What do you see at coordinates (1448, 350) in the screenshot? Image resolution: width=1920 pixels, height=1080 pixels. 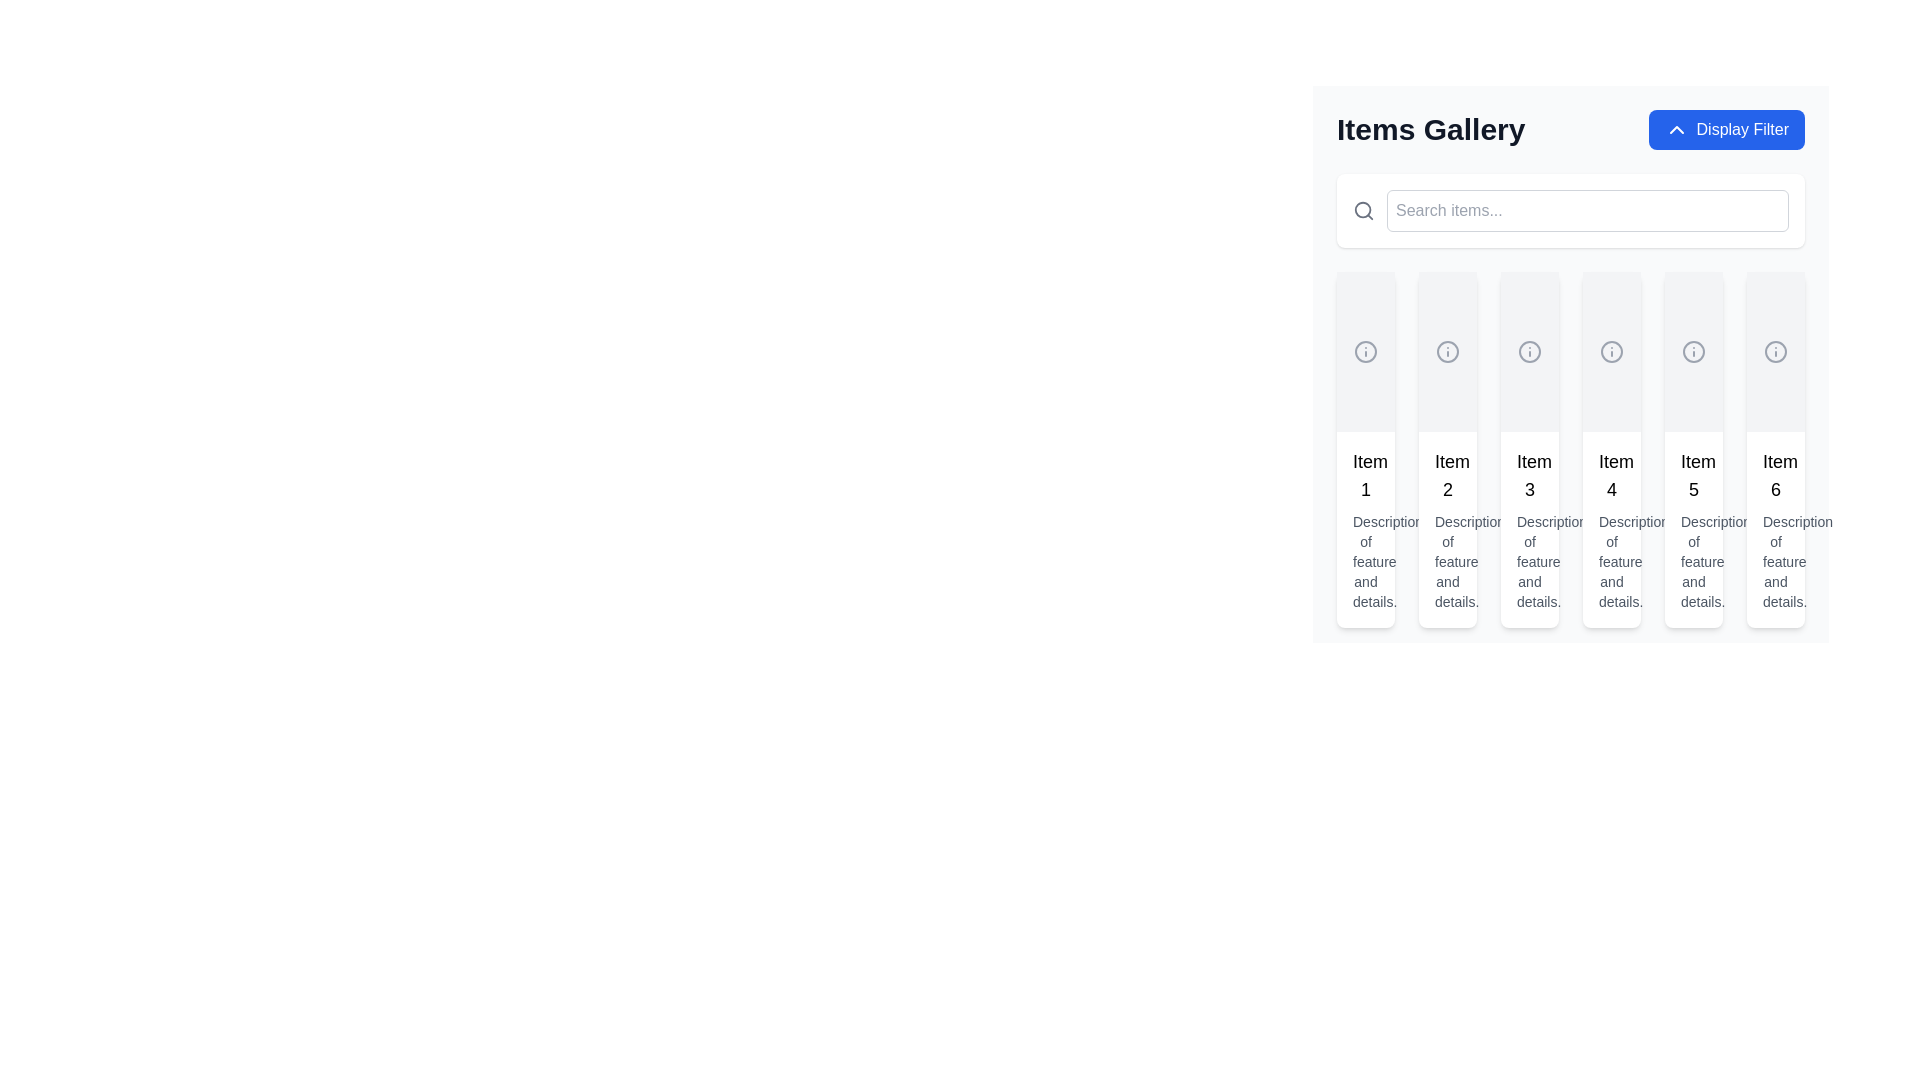 I see `the central SVG Circle element of the informational icon related to 'Item 2', located in the second column below the header and search bar area` at bounding box center [1448, 350].